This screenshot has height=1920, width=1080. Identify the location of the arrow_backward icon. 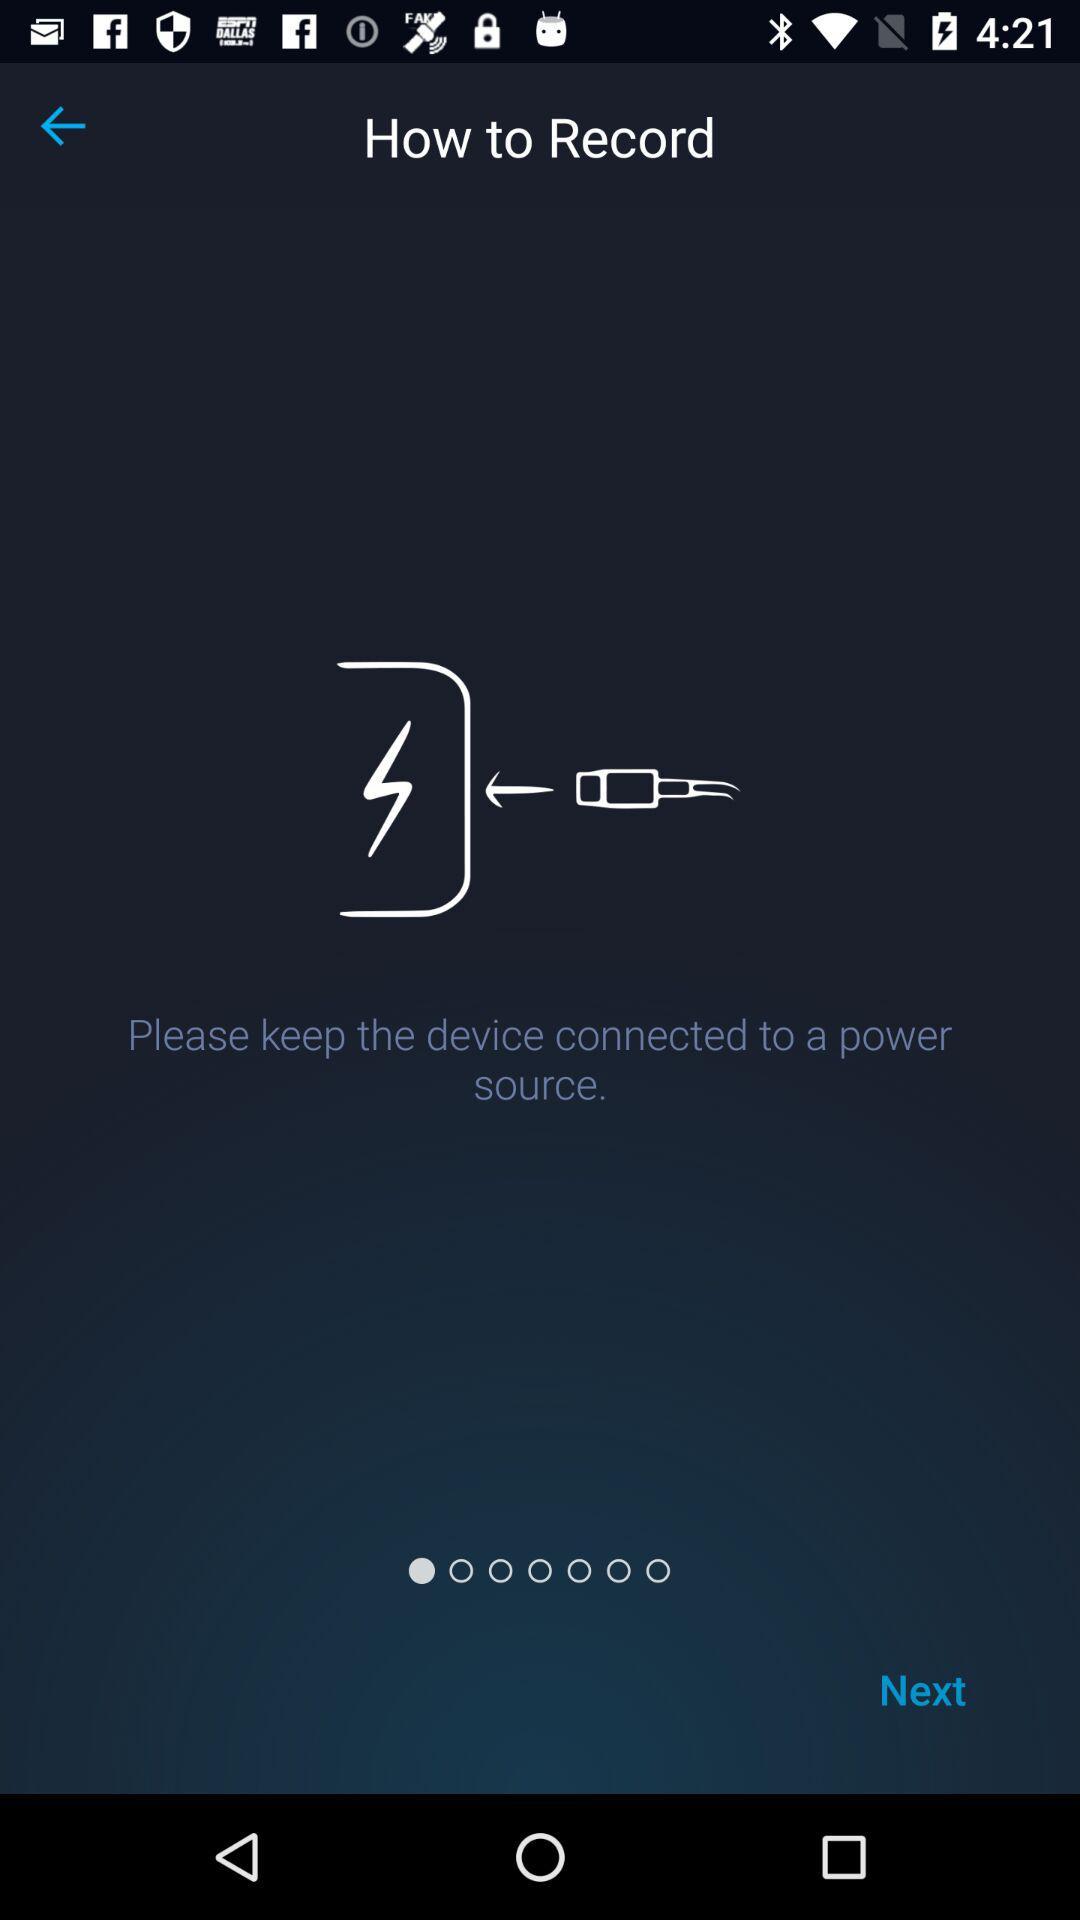
(61, 124).